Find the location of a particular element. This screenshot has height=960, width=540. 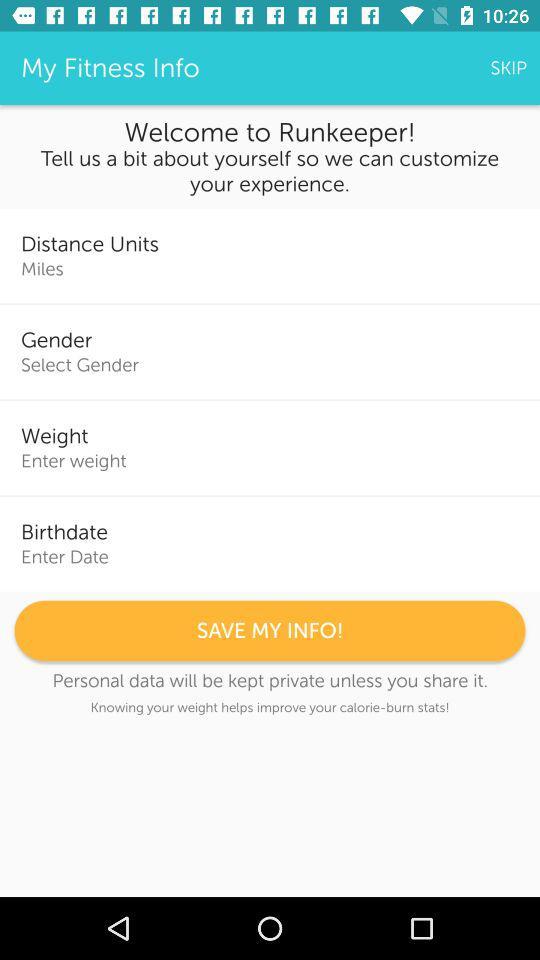

app next to my fitness info item is located at coordinates (508, 68).